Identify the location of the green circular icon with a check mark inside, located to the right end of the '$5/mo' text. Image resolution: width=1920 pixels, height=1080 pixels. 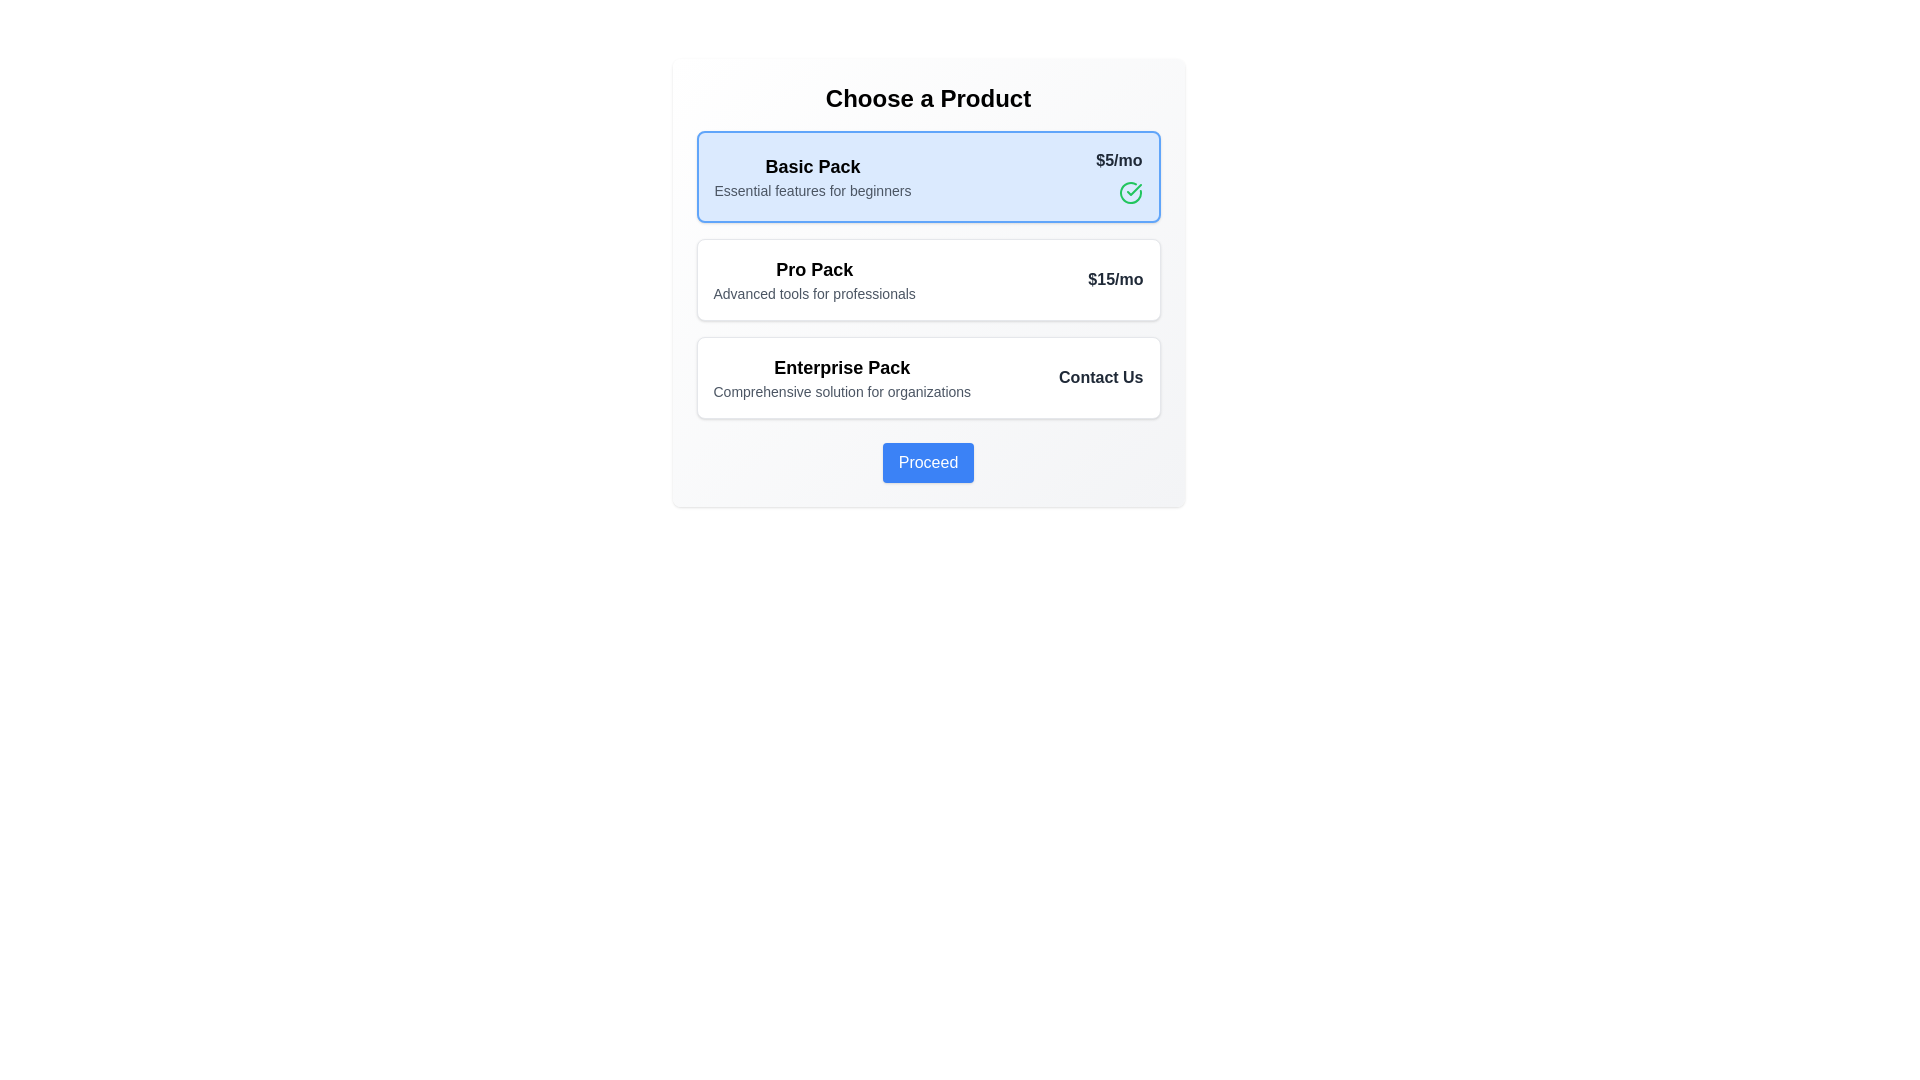
(1130, 192).